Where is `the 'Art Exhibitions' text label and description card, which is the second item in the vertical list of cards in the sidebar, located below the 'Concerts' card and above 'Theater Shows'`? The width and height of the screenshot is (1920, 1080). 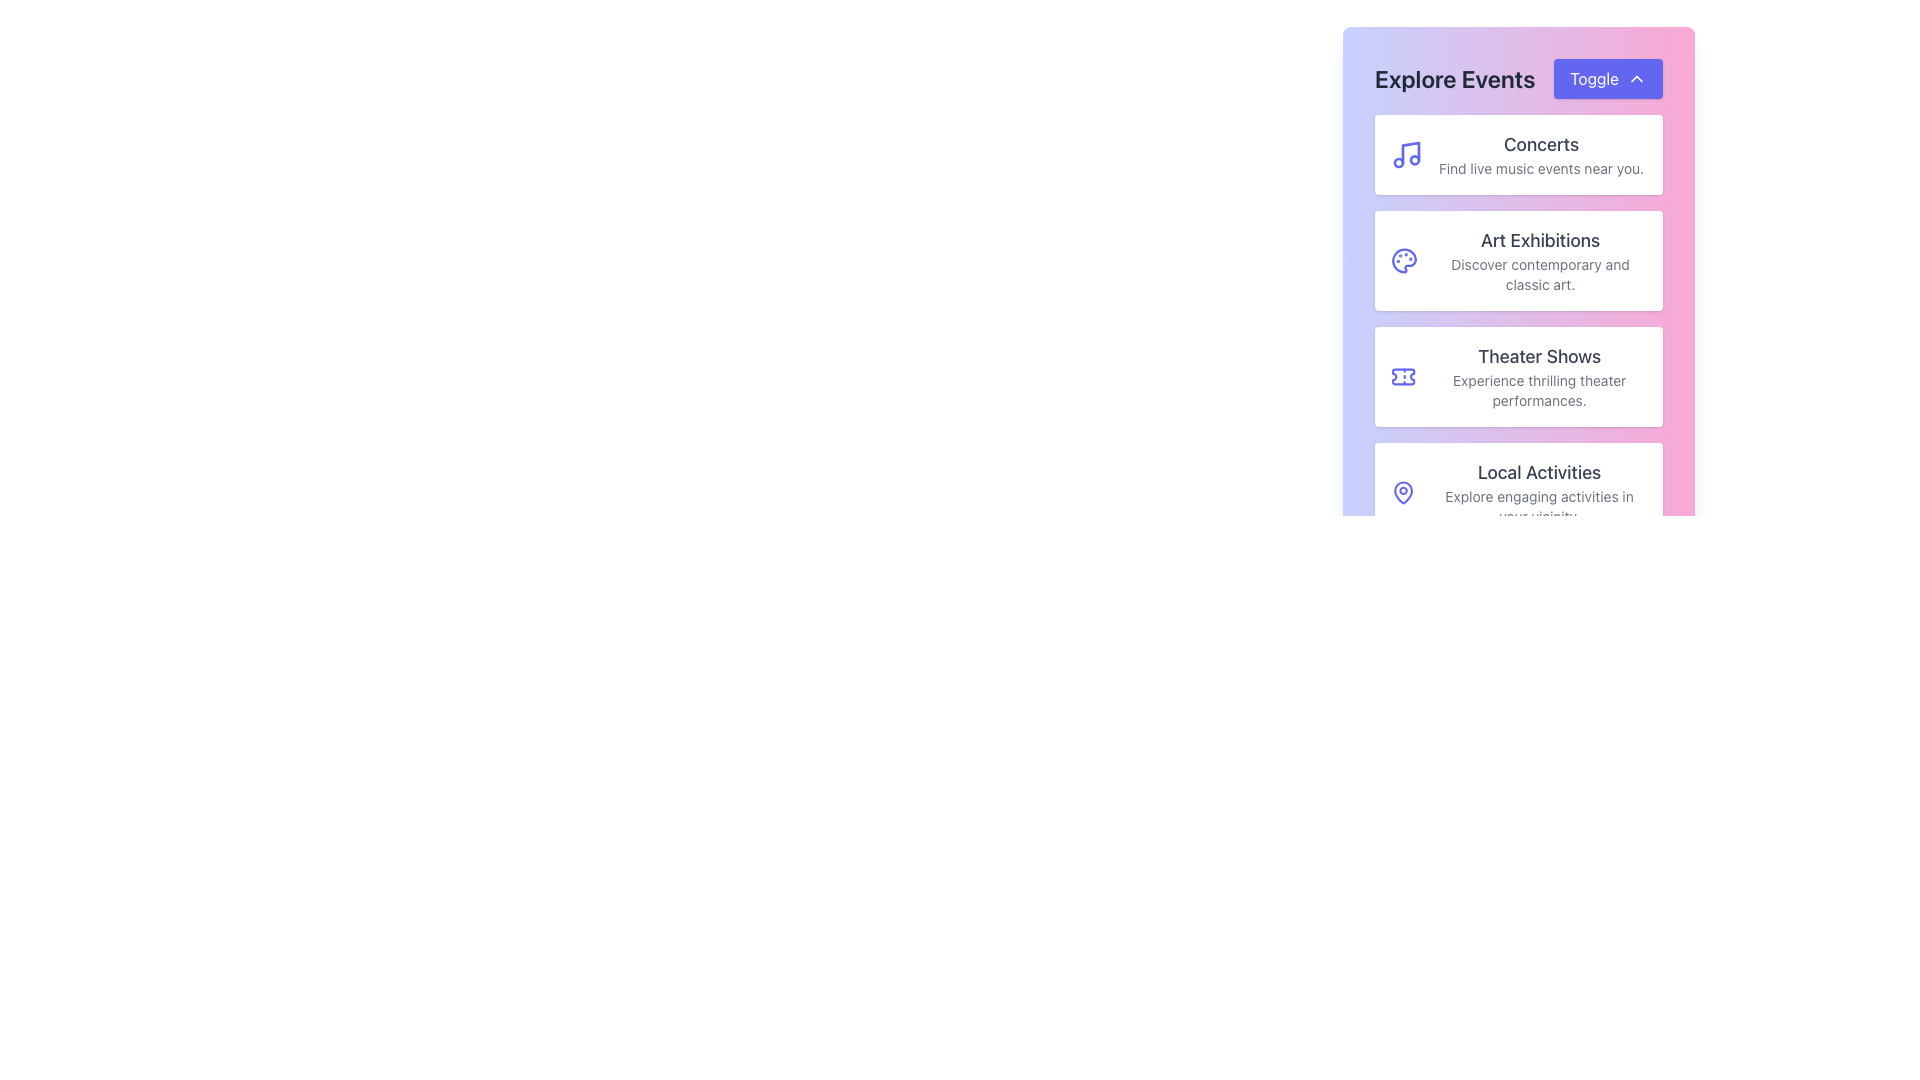 the 'Art Exhibitions' text label and description card, which is the second item in the vertical list of cards in the sidebar, located below the 'Concerts' card and above 'Theater Shows' is located at coordinates (1539, 260).